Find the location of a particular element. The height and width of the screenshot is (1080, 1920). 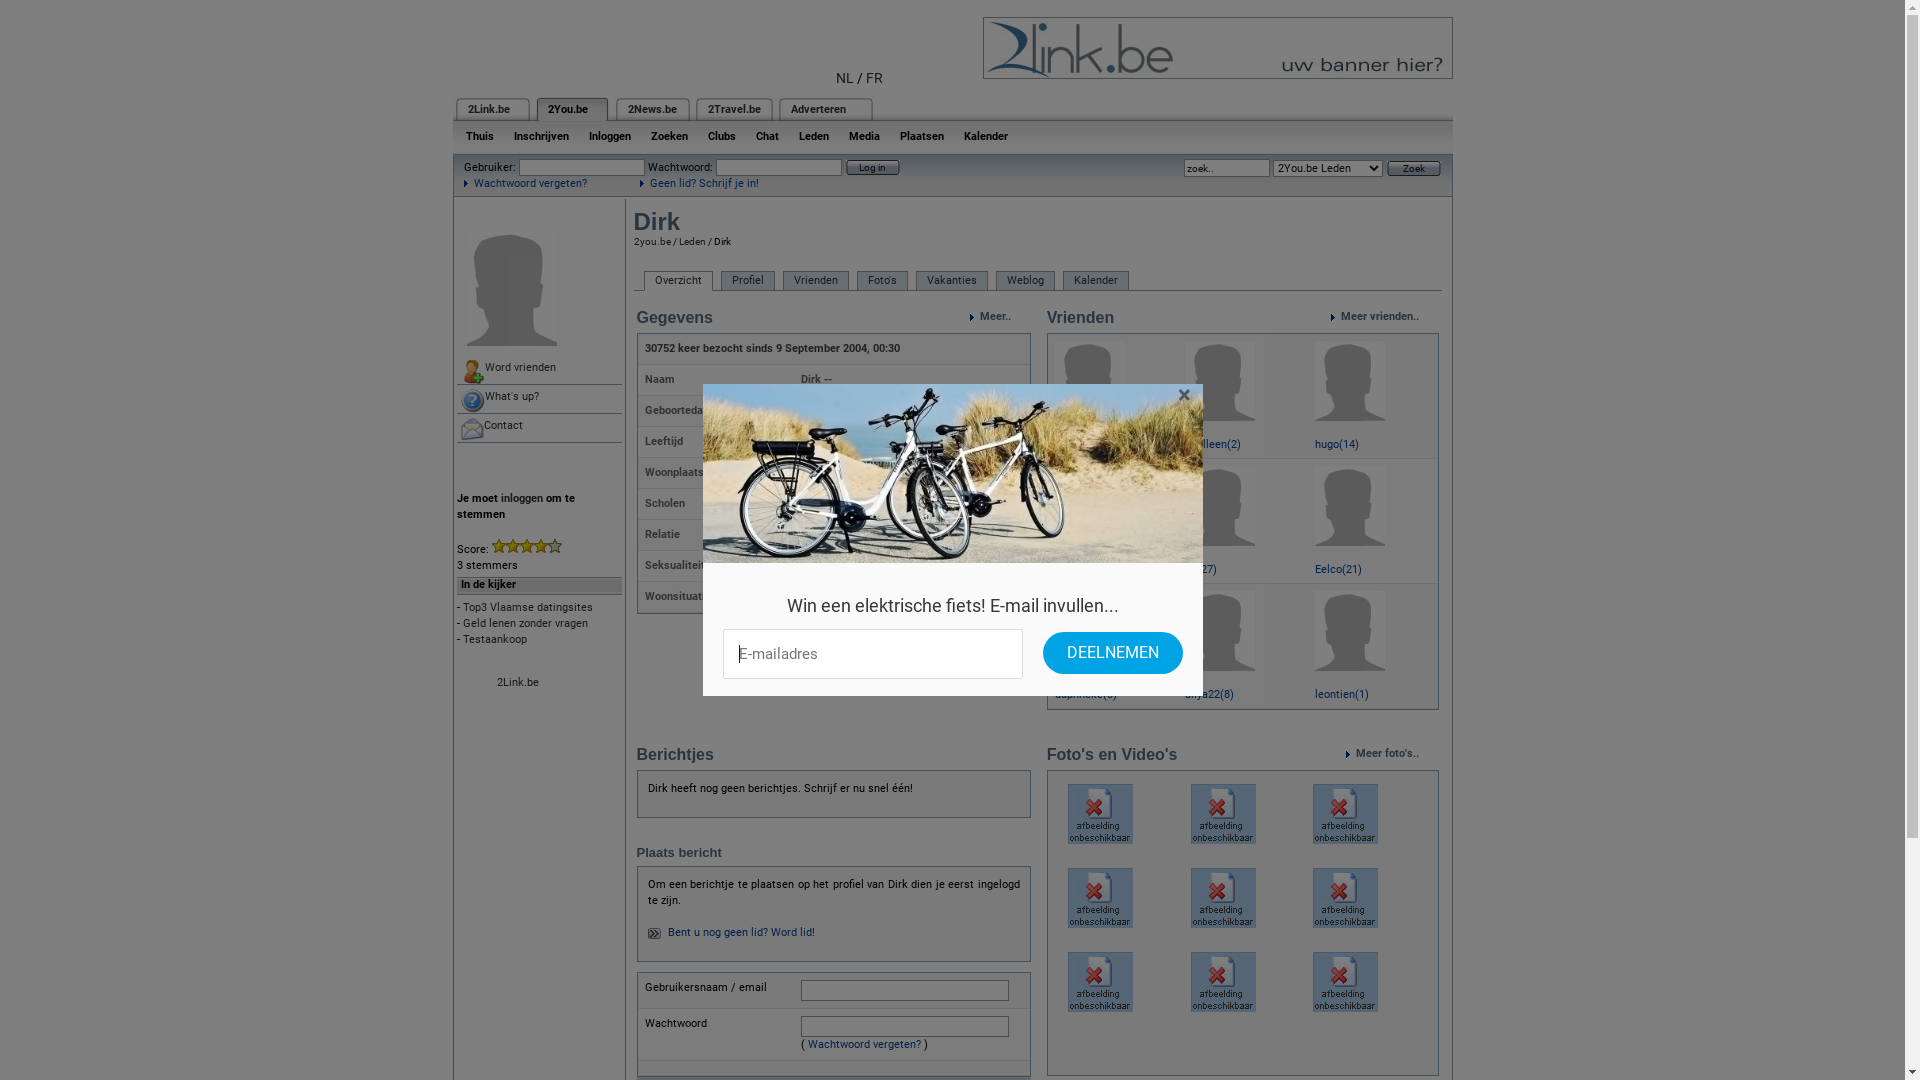

'2Link.be' is located at coordinates (489, 109).